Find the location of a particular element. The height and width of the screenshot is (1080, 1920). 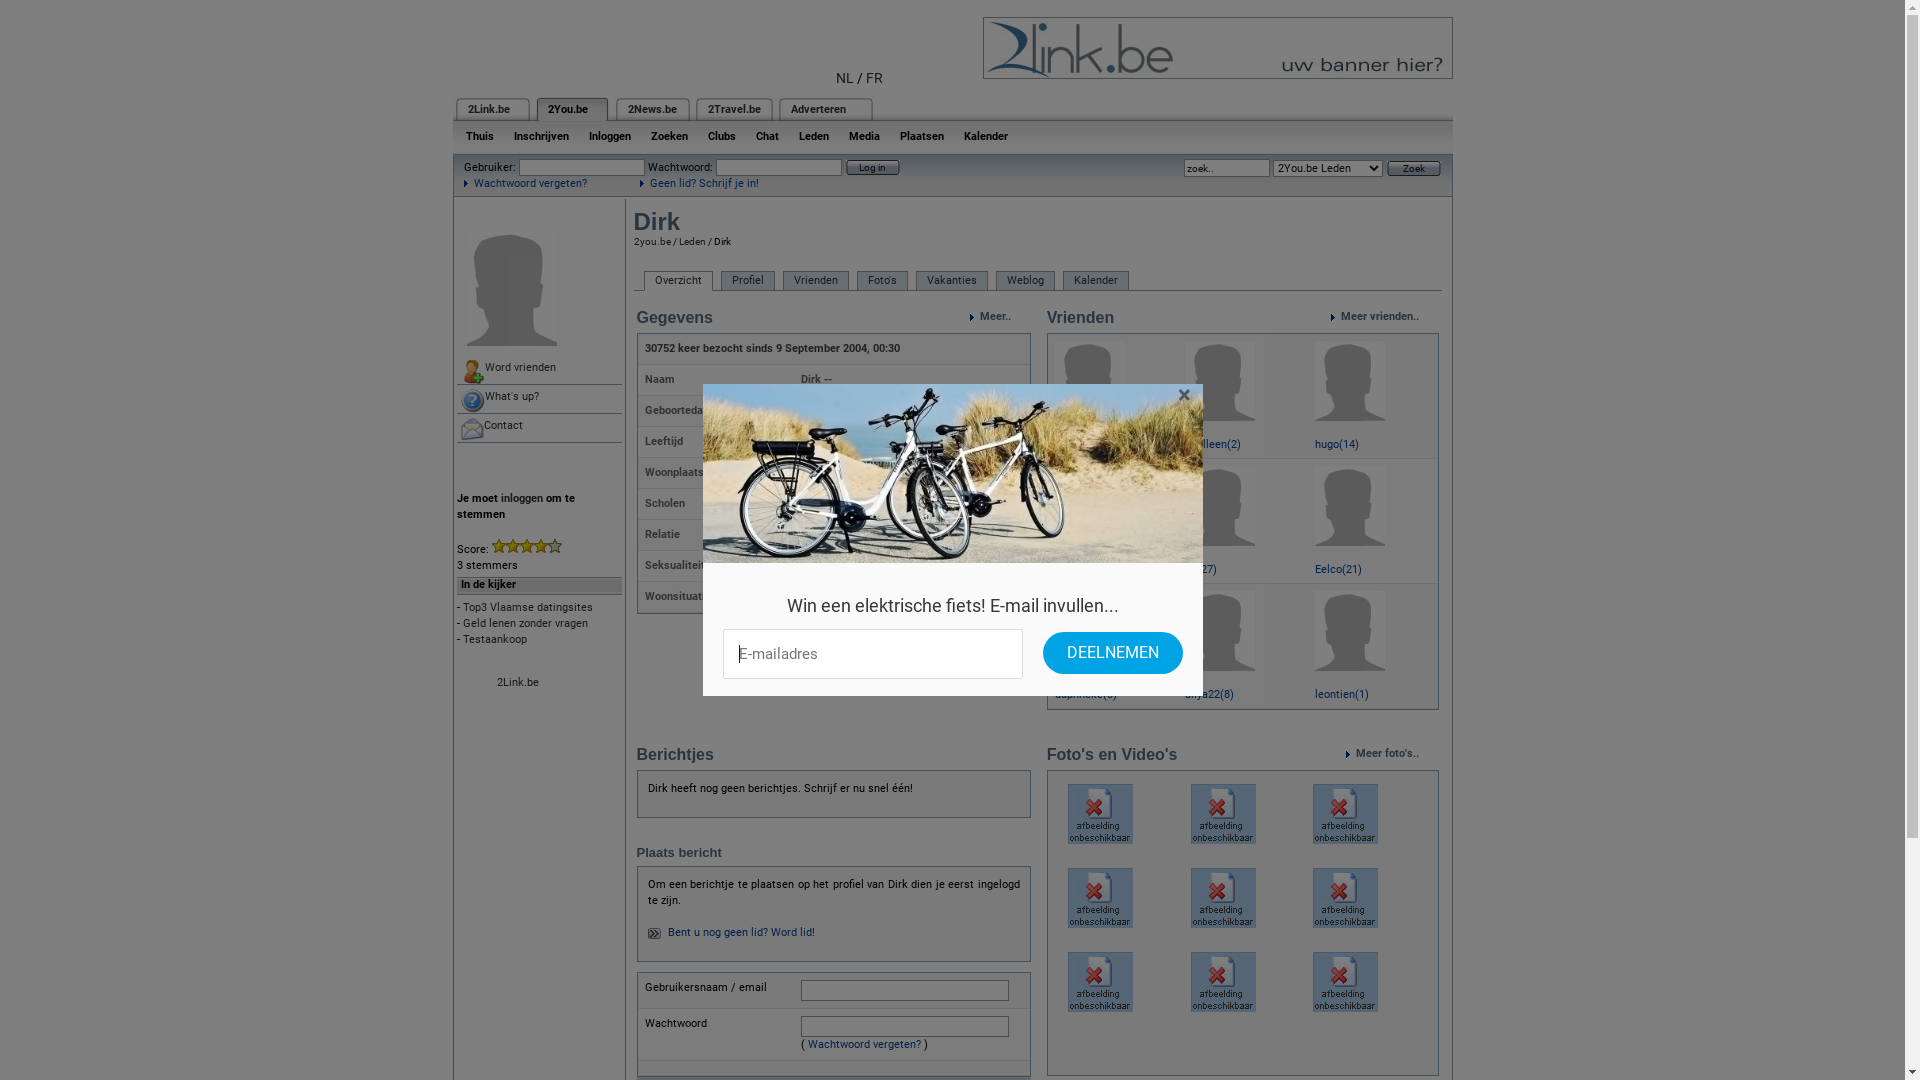

'2Link.be' is located at coordinates (489, 109).